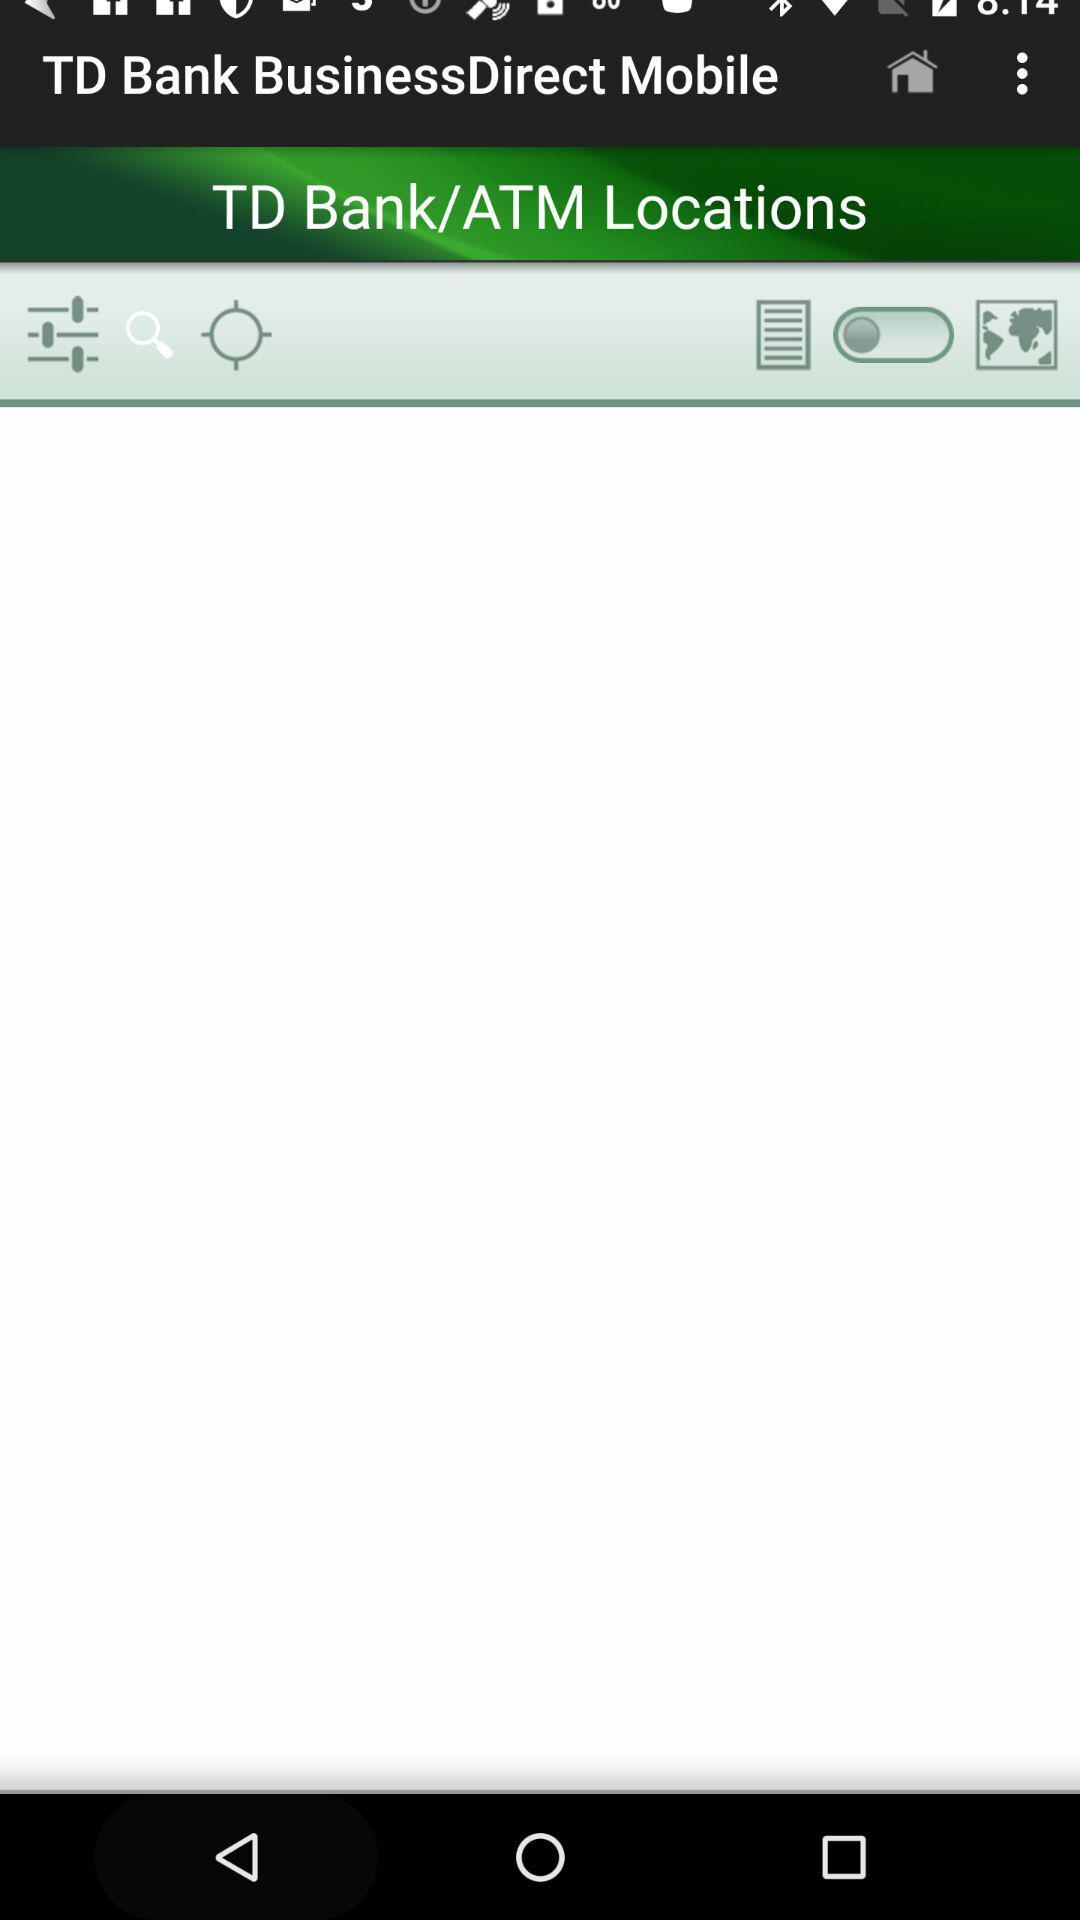  Describe the element at coordinates (911, 73) in the screenshot. I see `app to the right of the td bank businessdirect icon` at that location.